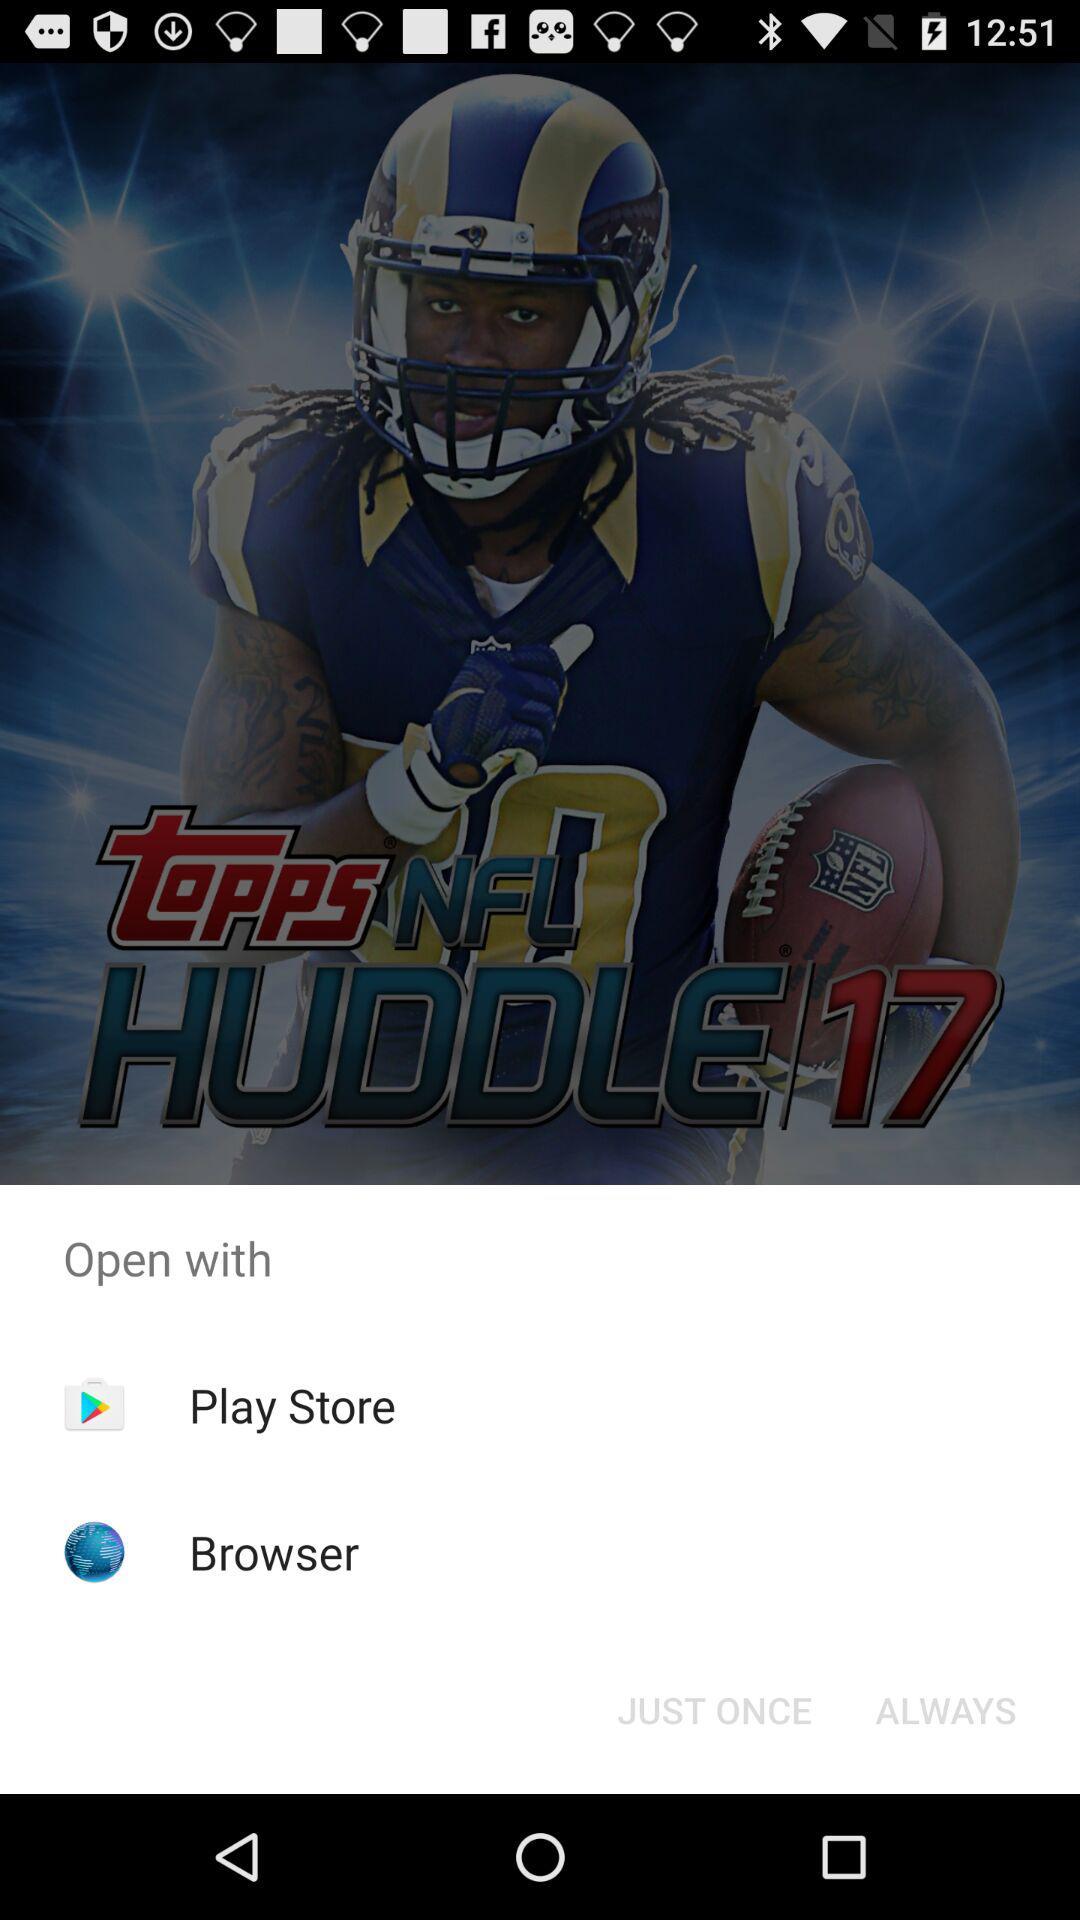  I want to click on icon at the bottom right corner, so click(945, 1708).